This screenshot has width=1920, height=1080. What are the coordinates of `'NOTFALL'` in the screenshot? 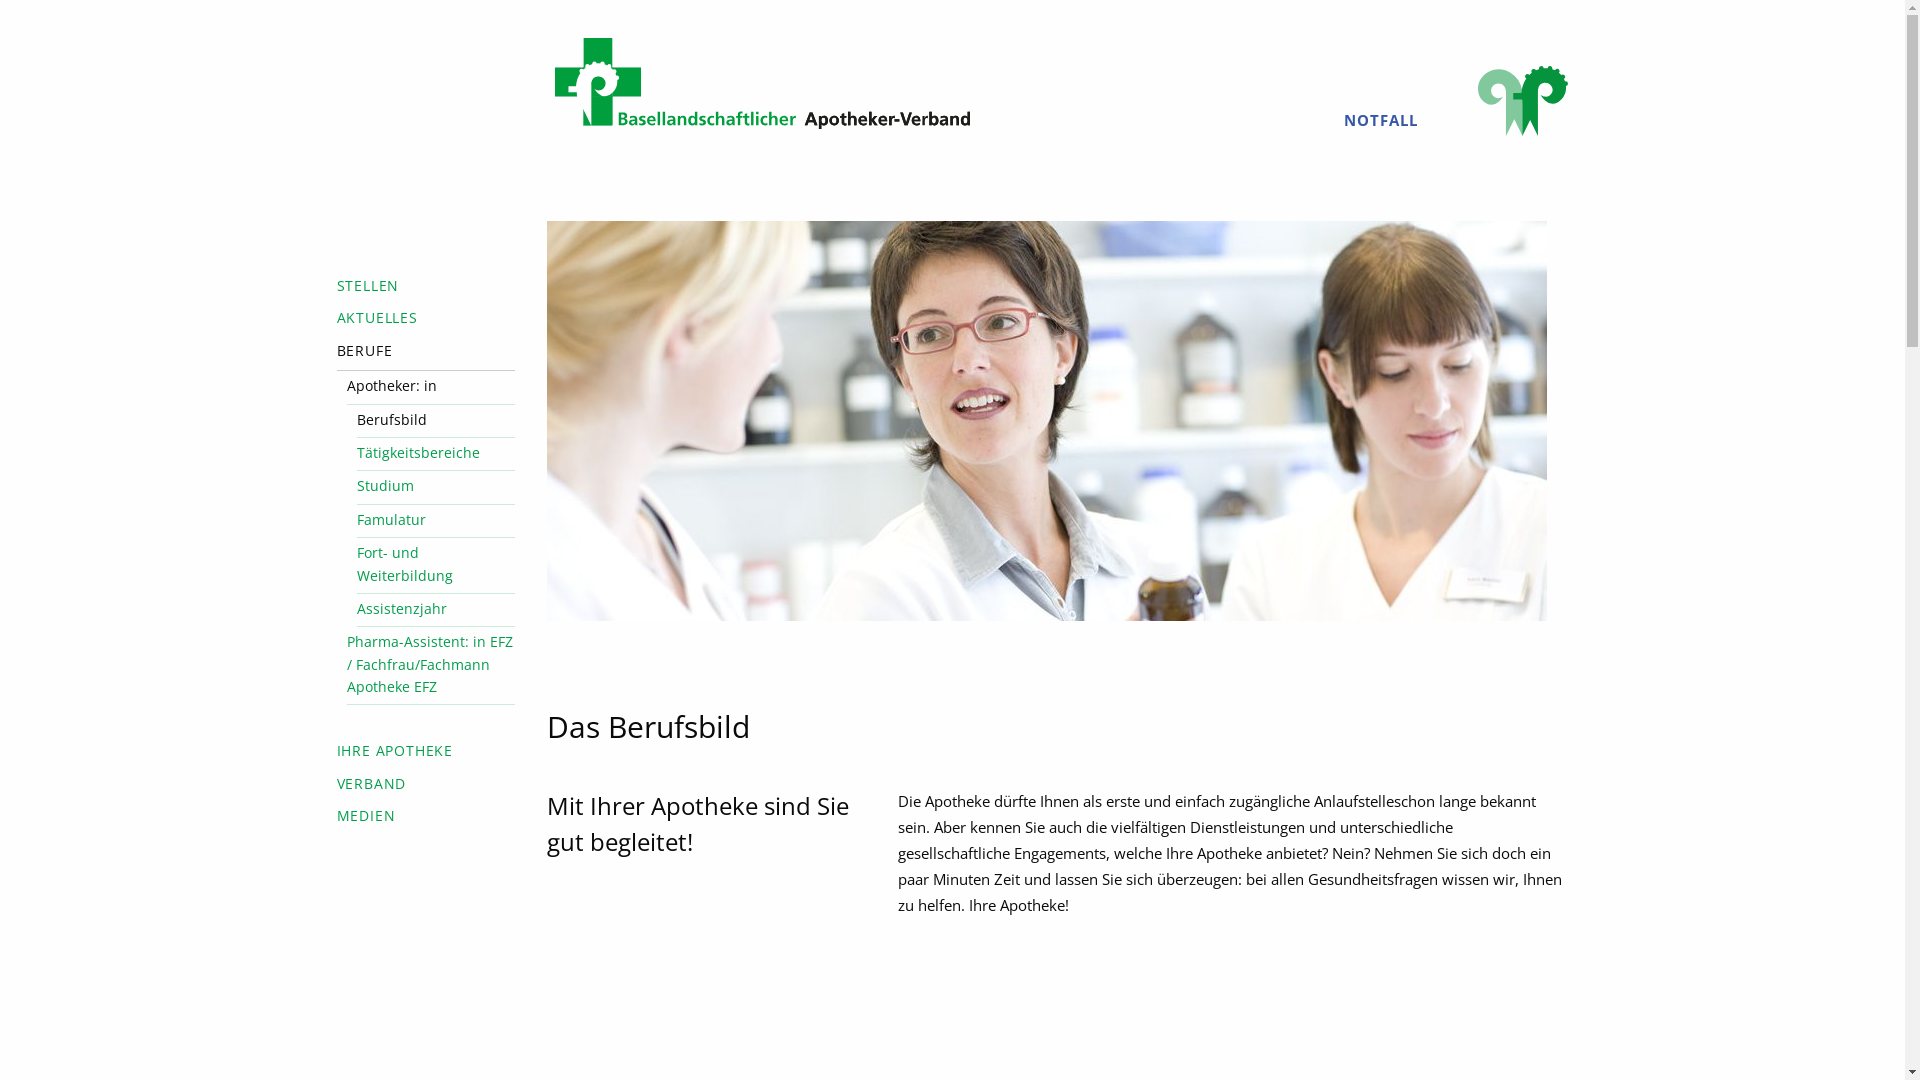 It's located at (1344, 119).